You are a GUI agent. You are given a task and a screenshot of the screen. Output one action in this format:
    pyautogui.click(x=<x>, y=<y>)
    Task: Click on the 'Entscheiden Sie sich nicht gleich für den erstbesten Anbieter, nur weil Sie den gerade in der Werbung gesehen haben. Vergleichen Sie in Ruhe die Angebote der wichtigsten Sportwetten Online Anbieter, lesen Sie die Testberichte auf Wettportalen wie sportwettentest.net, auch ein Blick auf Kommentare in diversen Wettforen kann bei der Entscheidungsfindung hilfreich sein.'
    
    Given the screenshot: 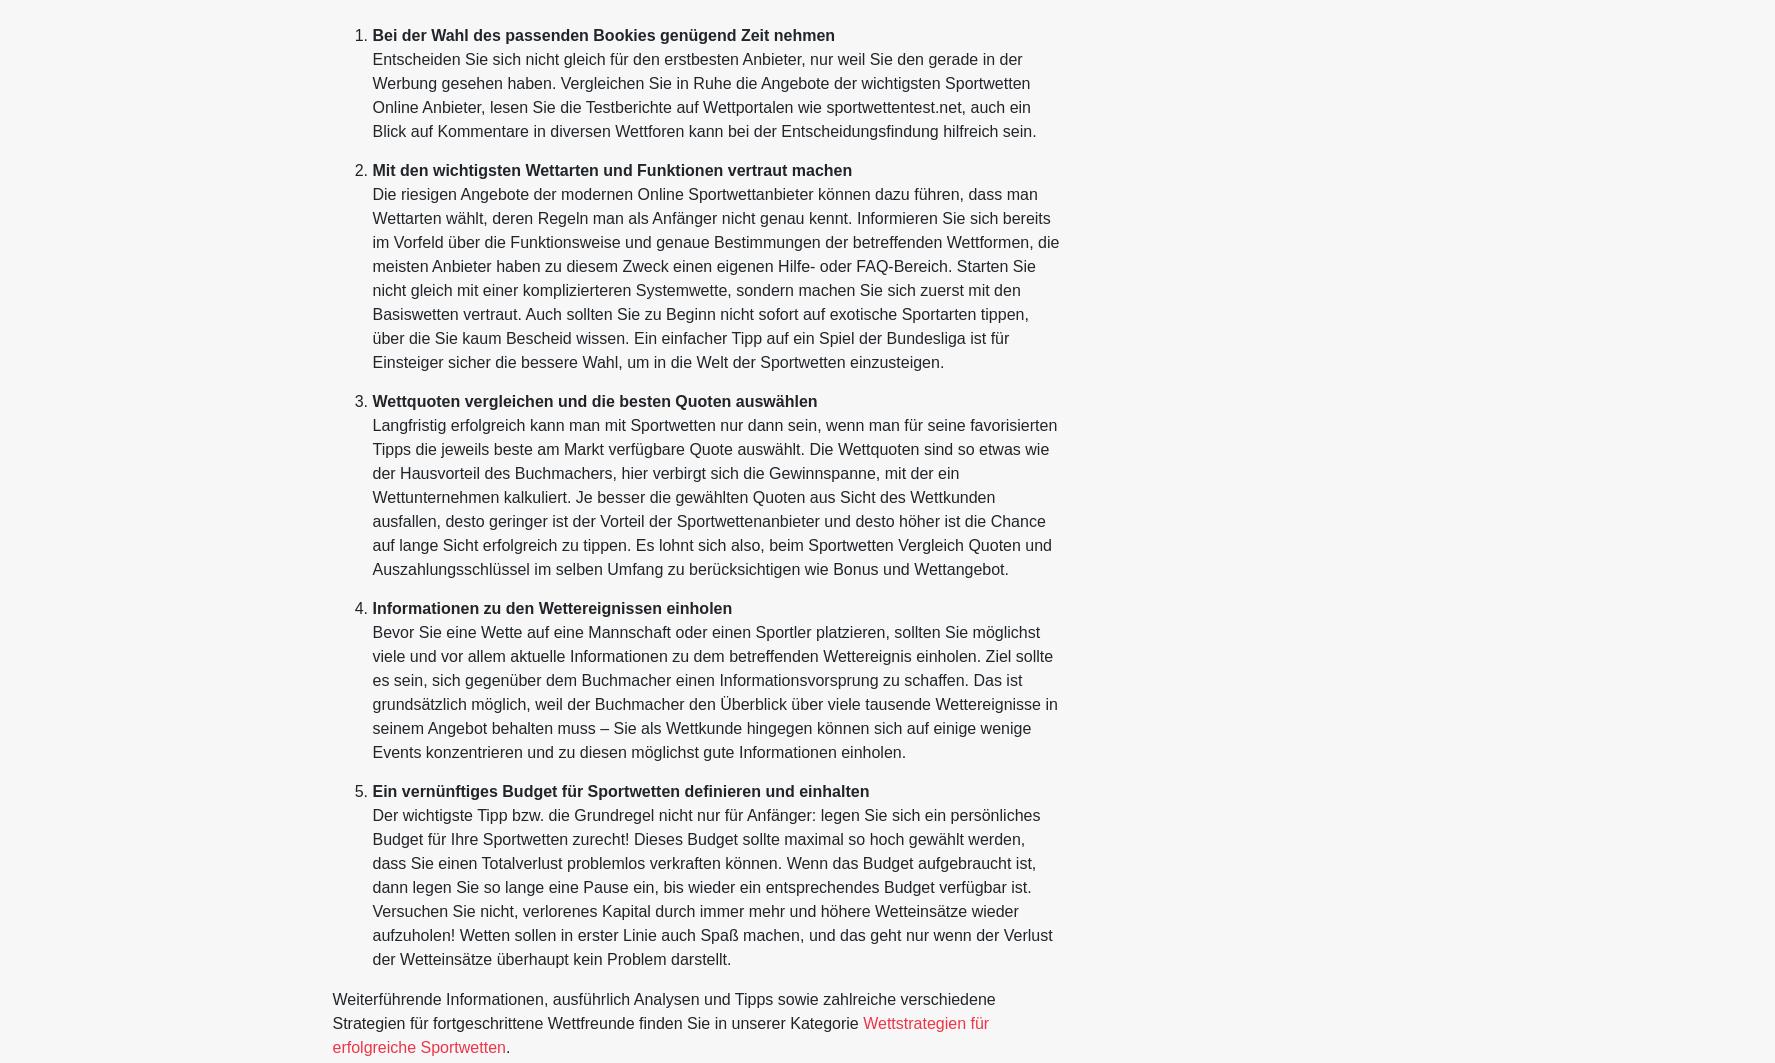 What is the action you would take?
    pyautogui.click(x=702, y=95)
    